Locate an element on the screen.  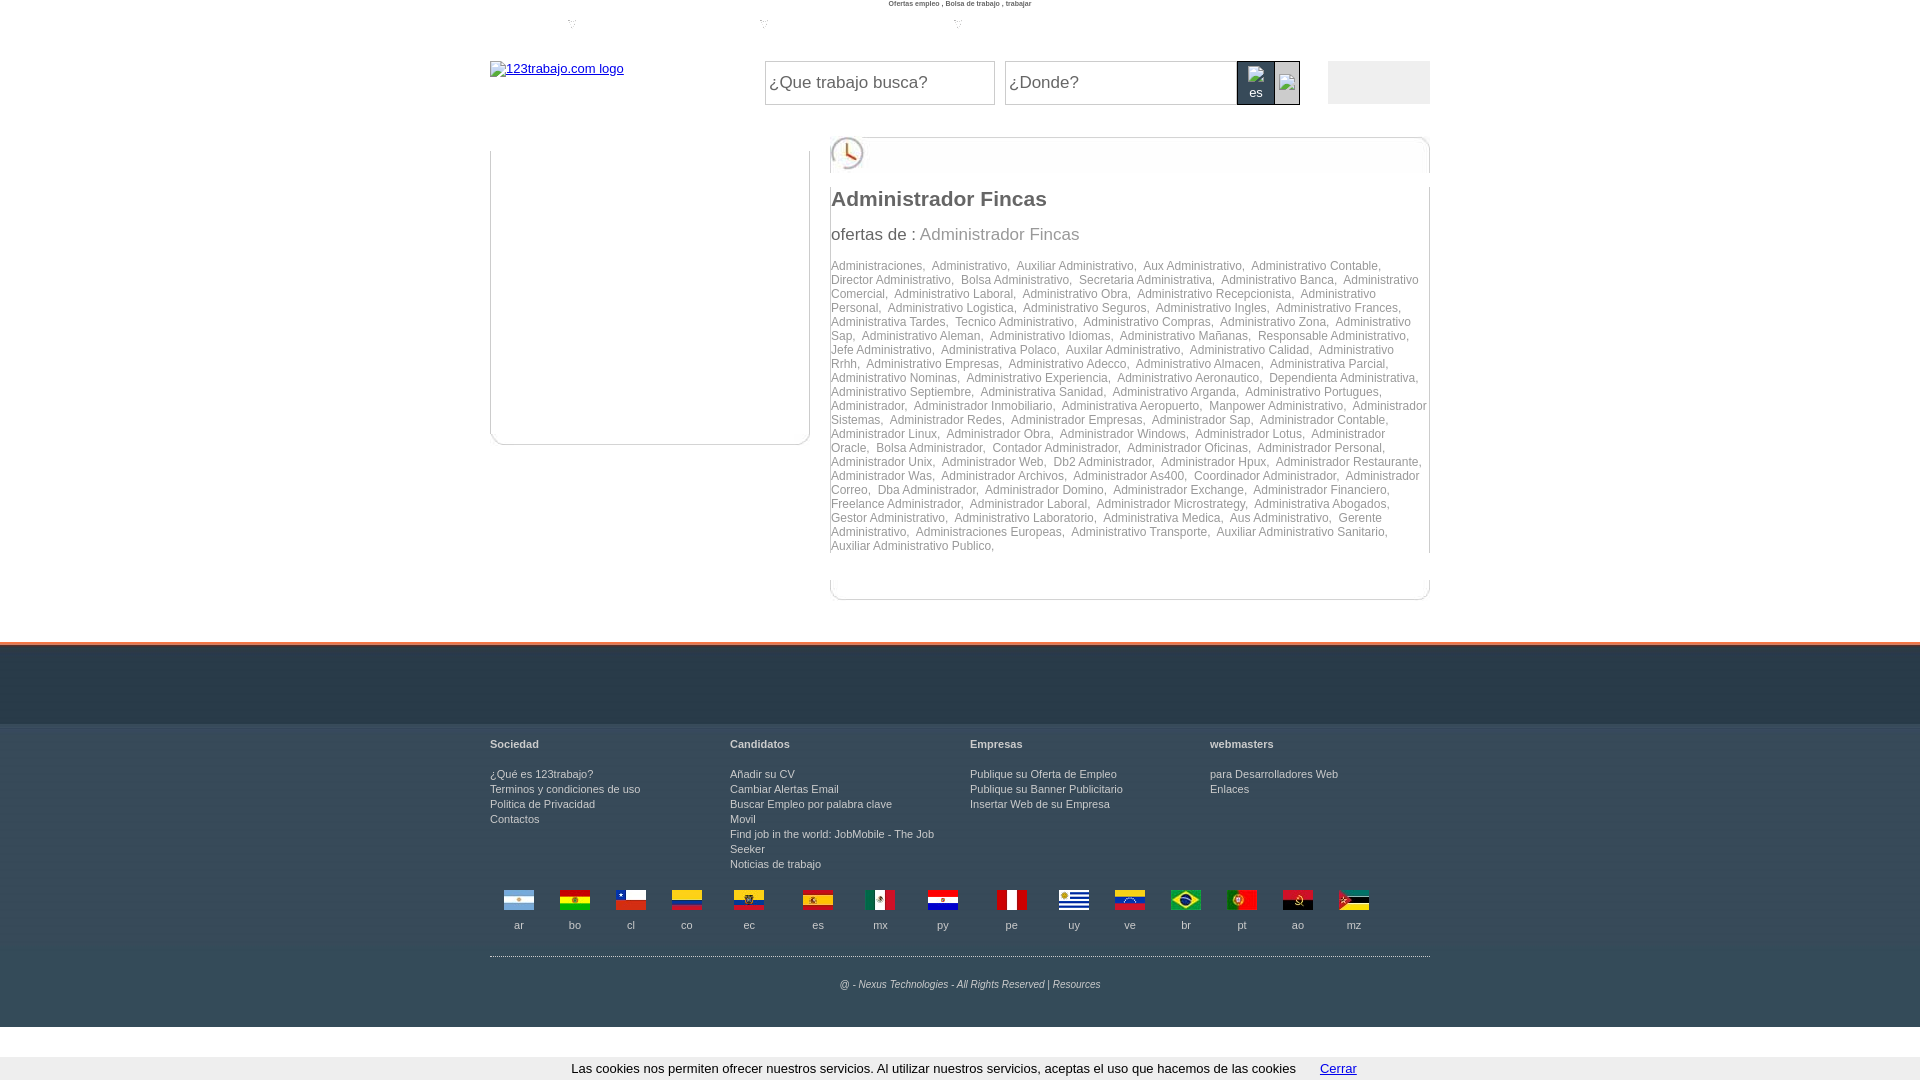
'Secretaria Administrativa, ' is located at coordinates (1150, 280).